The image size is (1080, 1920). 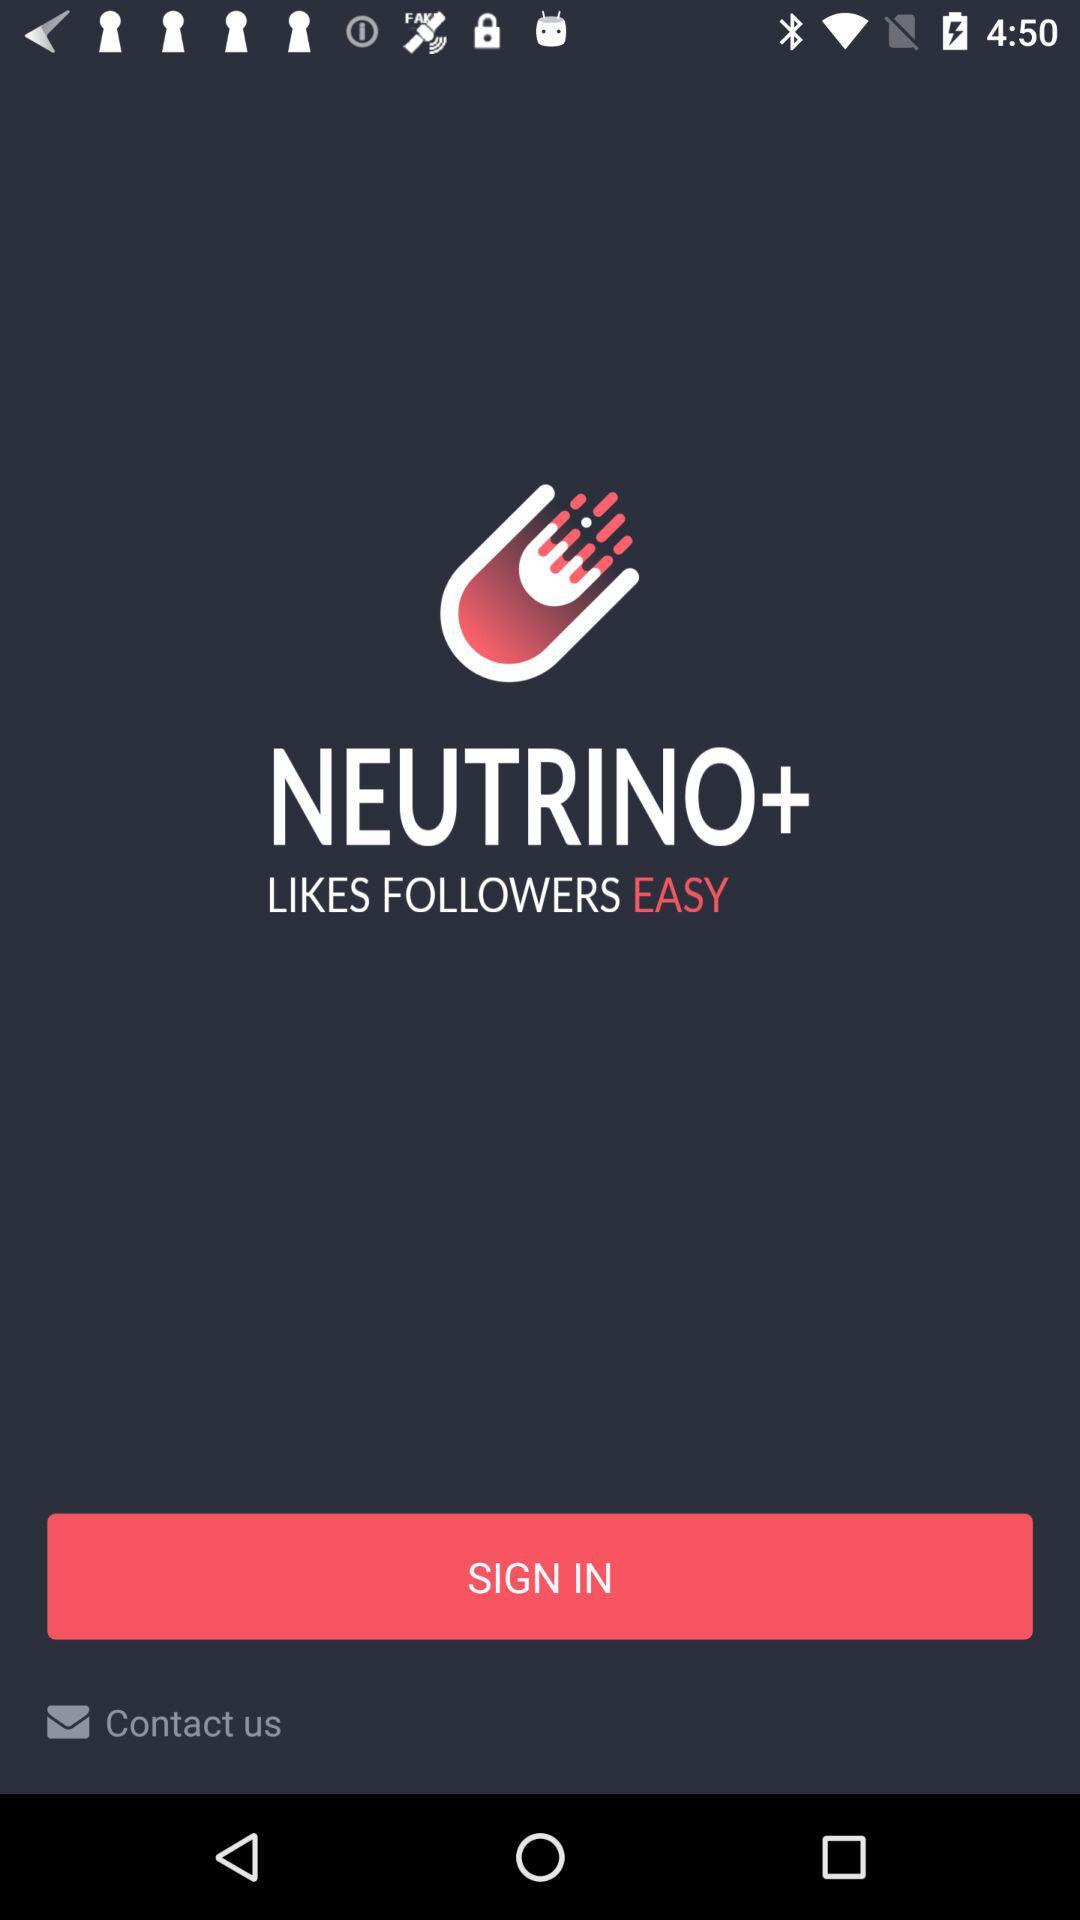 I want to click on the icon below likes followers easy, so click(x=540, y=1575).